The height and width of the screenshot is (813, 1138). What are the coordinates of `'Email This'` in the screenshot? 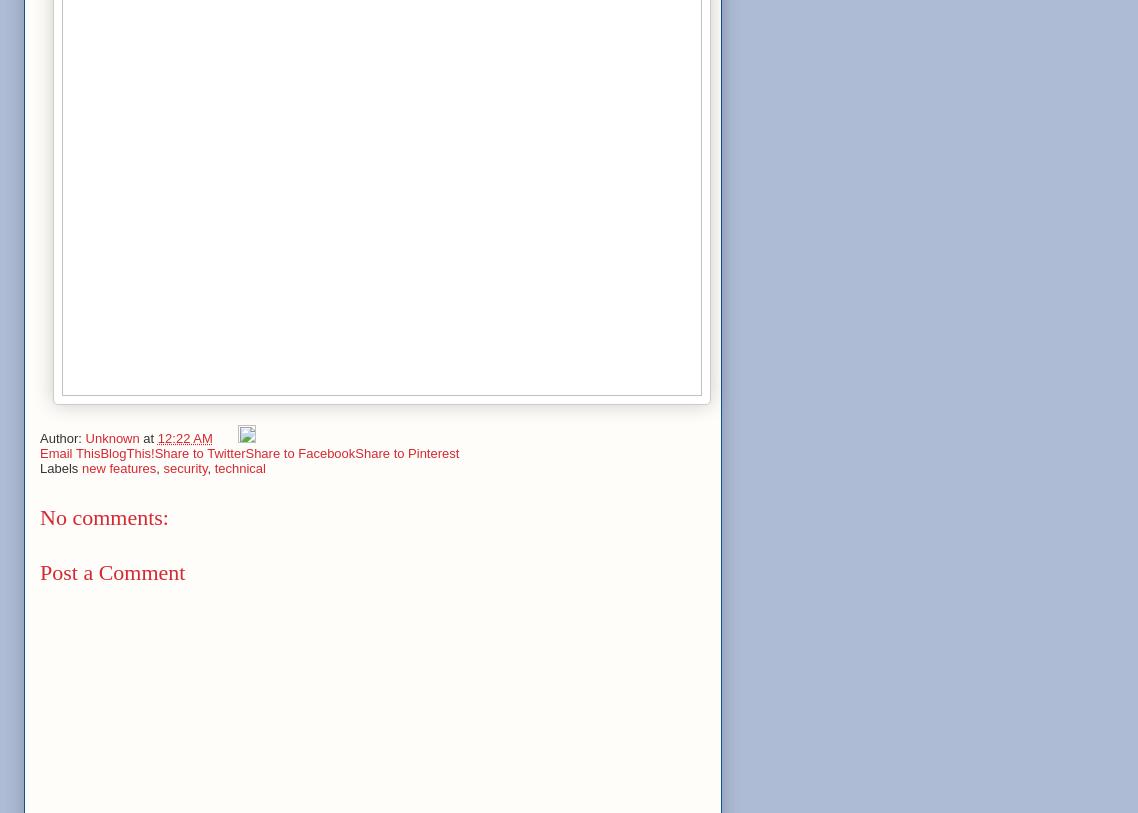 It's located at (68, 452).